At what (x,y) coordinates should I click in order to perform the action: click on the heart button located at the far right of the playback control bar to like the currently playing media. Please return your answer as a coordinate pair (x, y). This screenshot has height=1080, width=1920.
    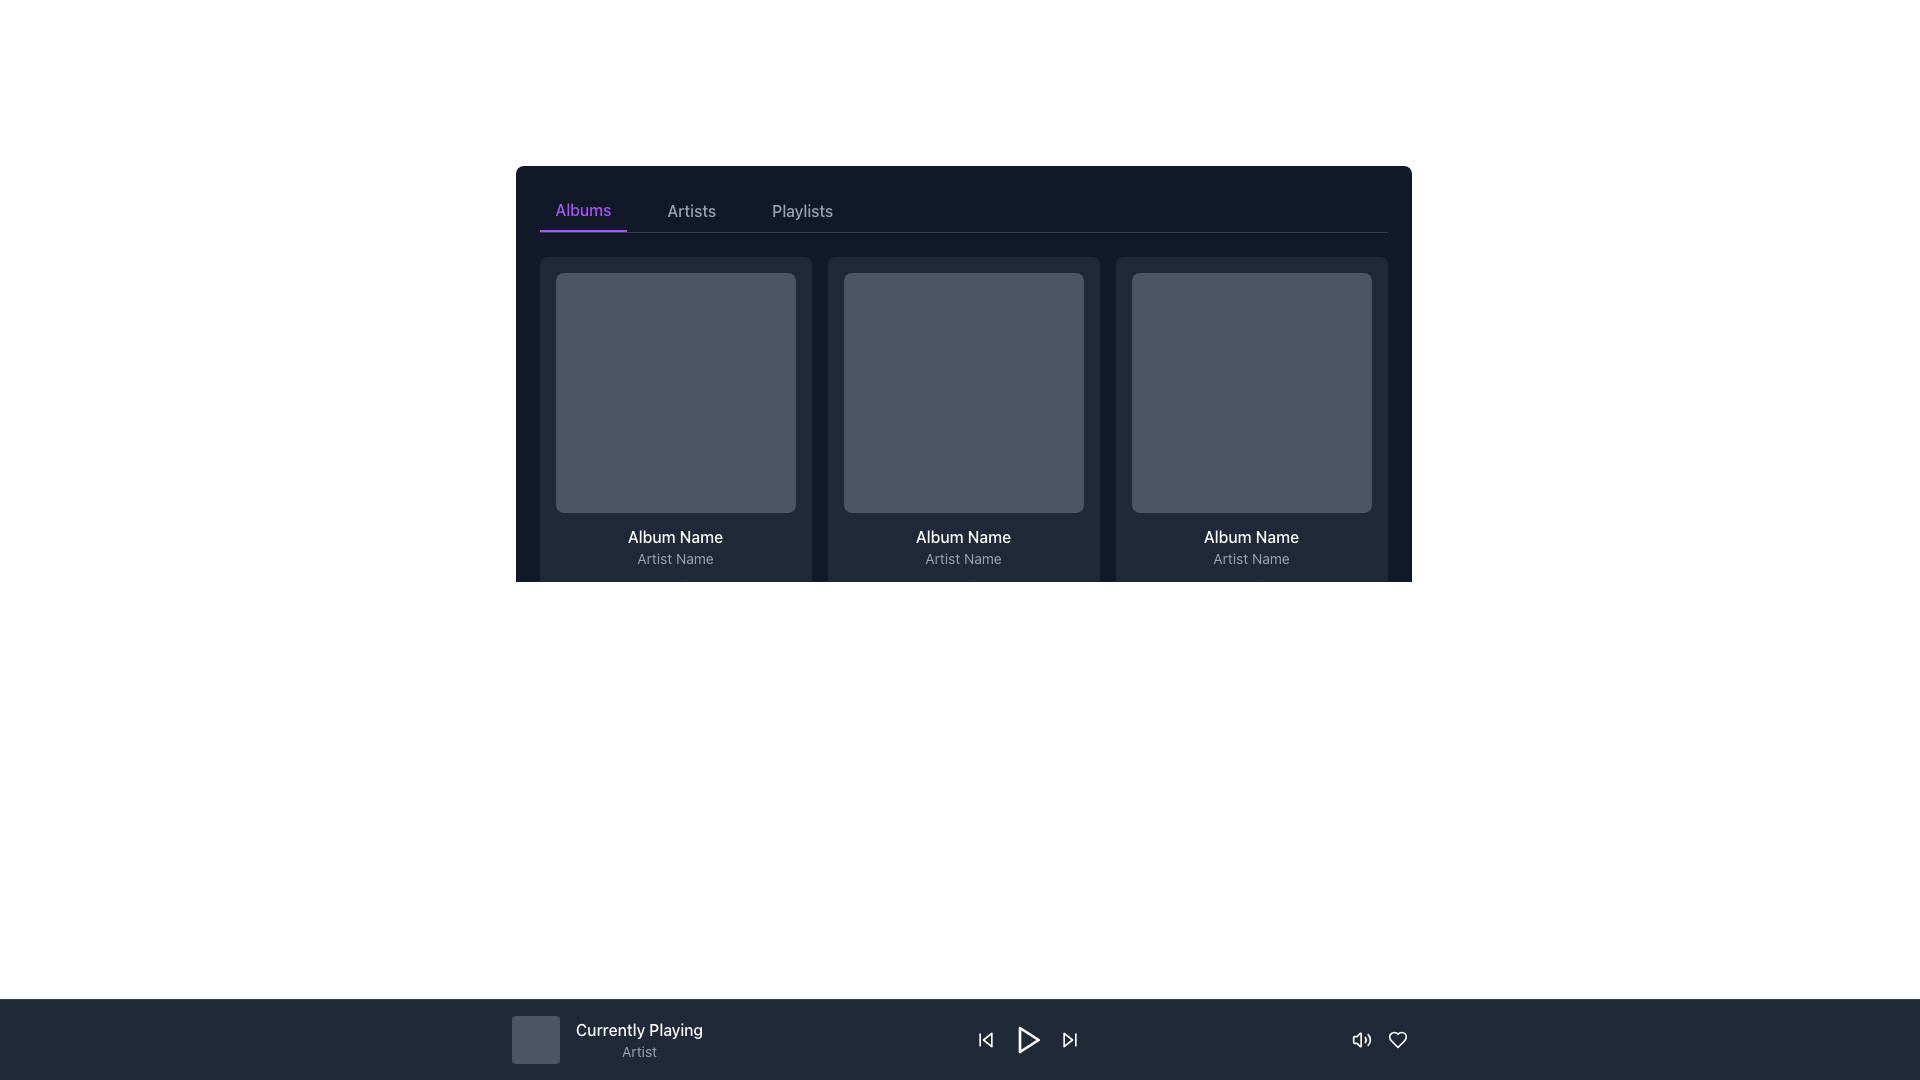
    Looking at the image, I should click on (1396, 1039).